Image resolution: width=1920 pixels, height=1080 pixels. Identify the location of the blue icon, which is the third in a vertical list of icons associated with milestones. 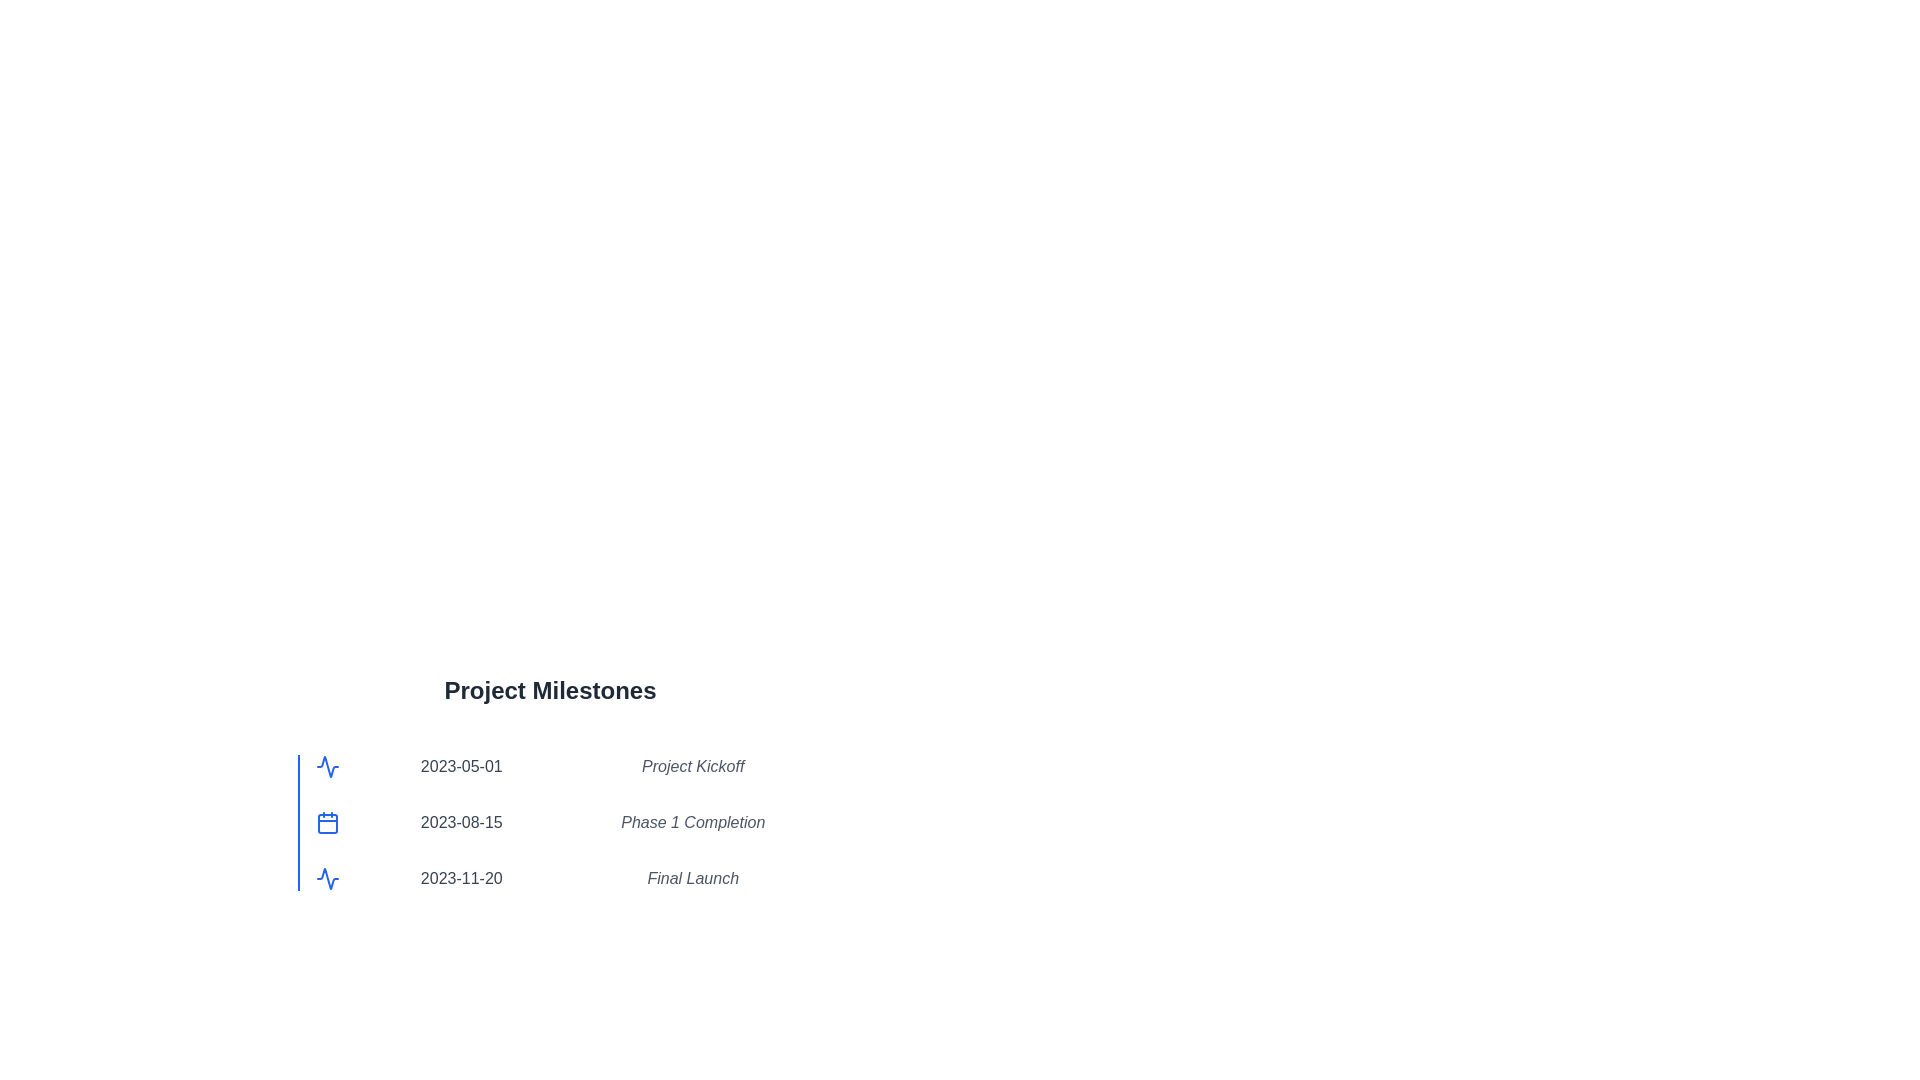
(327, 766).